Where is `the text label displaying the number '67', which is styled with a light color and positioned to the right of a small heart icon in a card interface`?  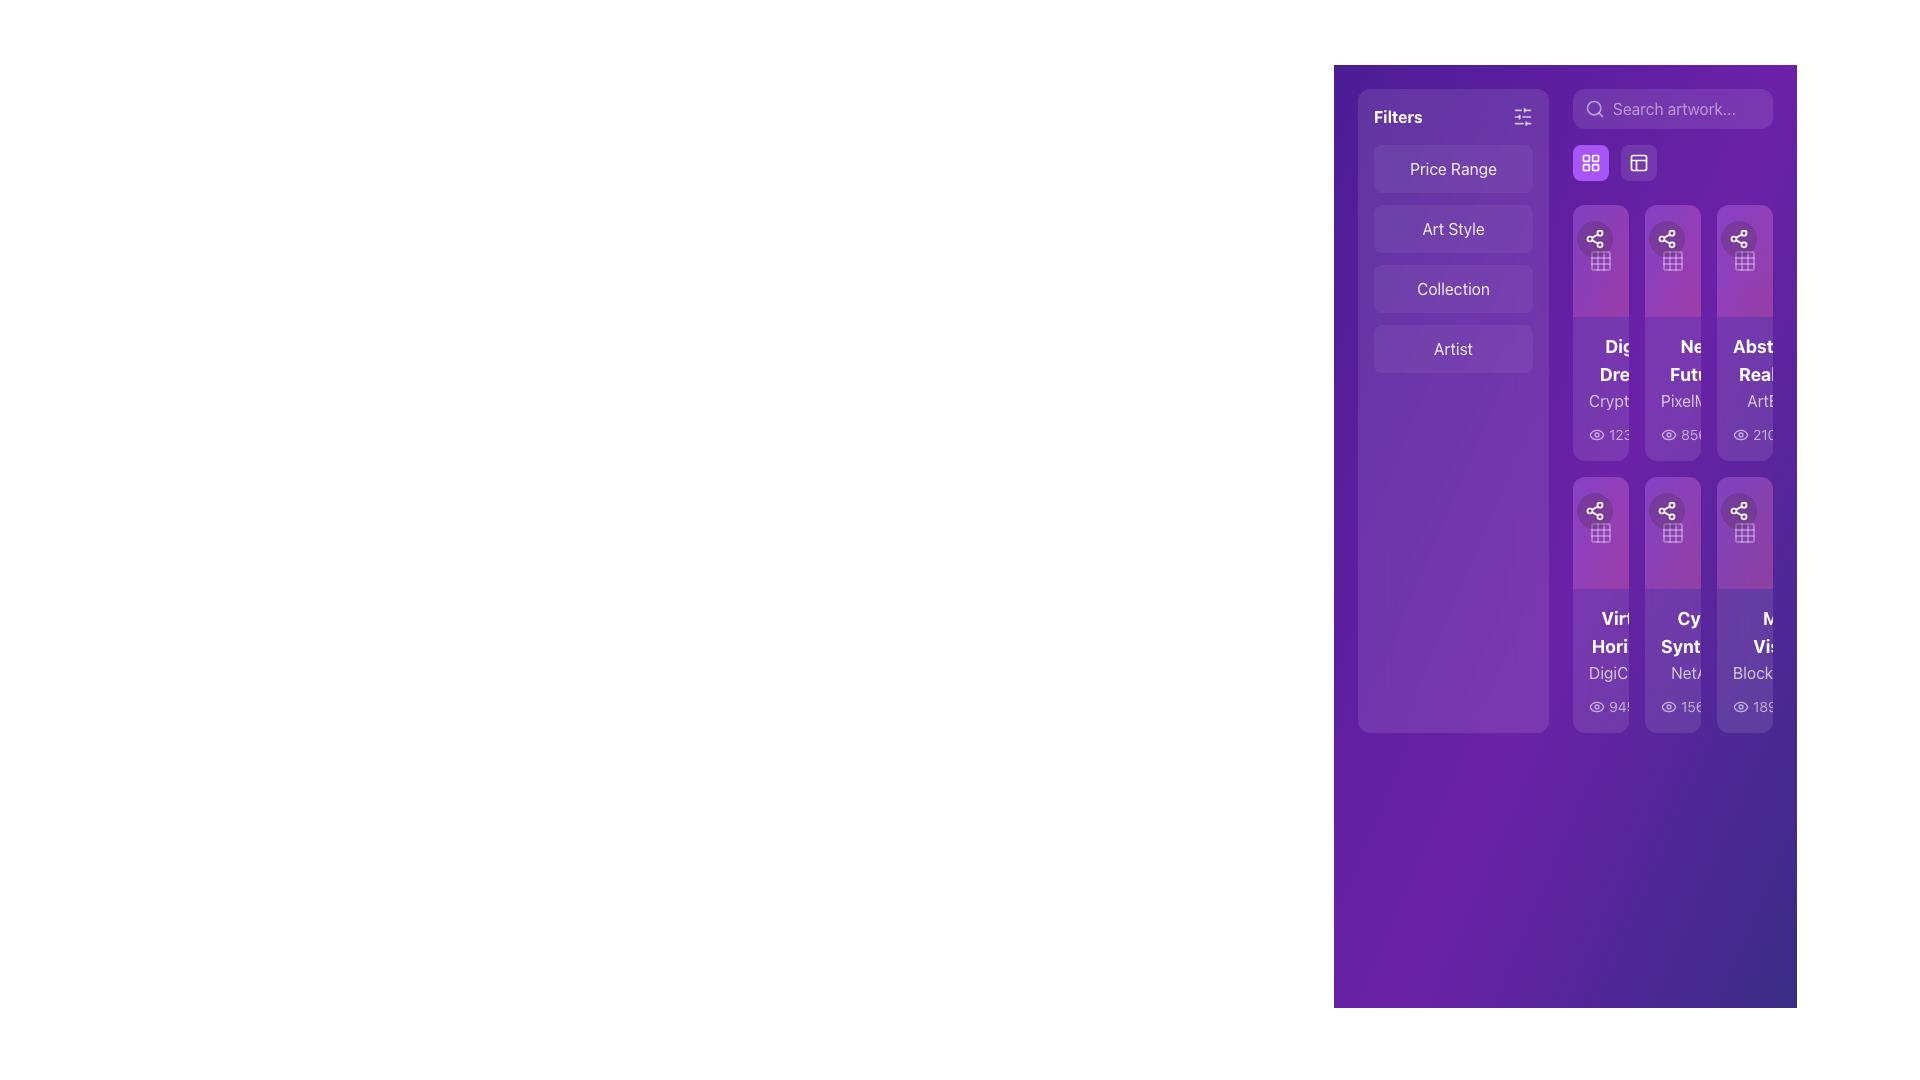
the text label displaying the number '67', which is styled with a light color and positioned to the right of a small heart icon in a card interface is located at coordinates (1734, 434).